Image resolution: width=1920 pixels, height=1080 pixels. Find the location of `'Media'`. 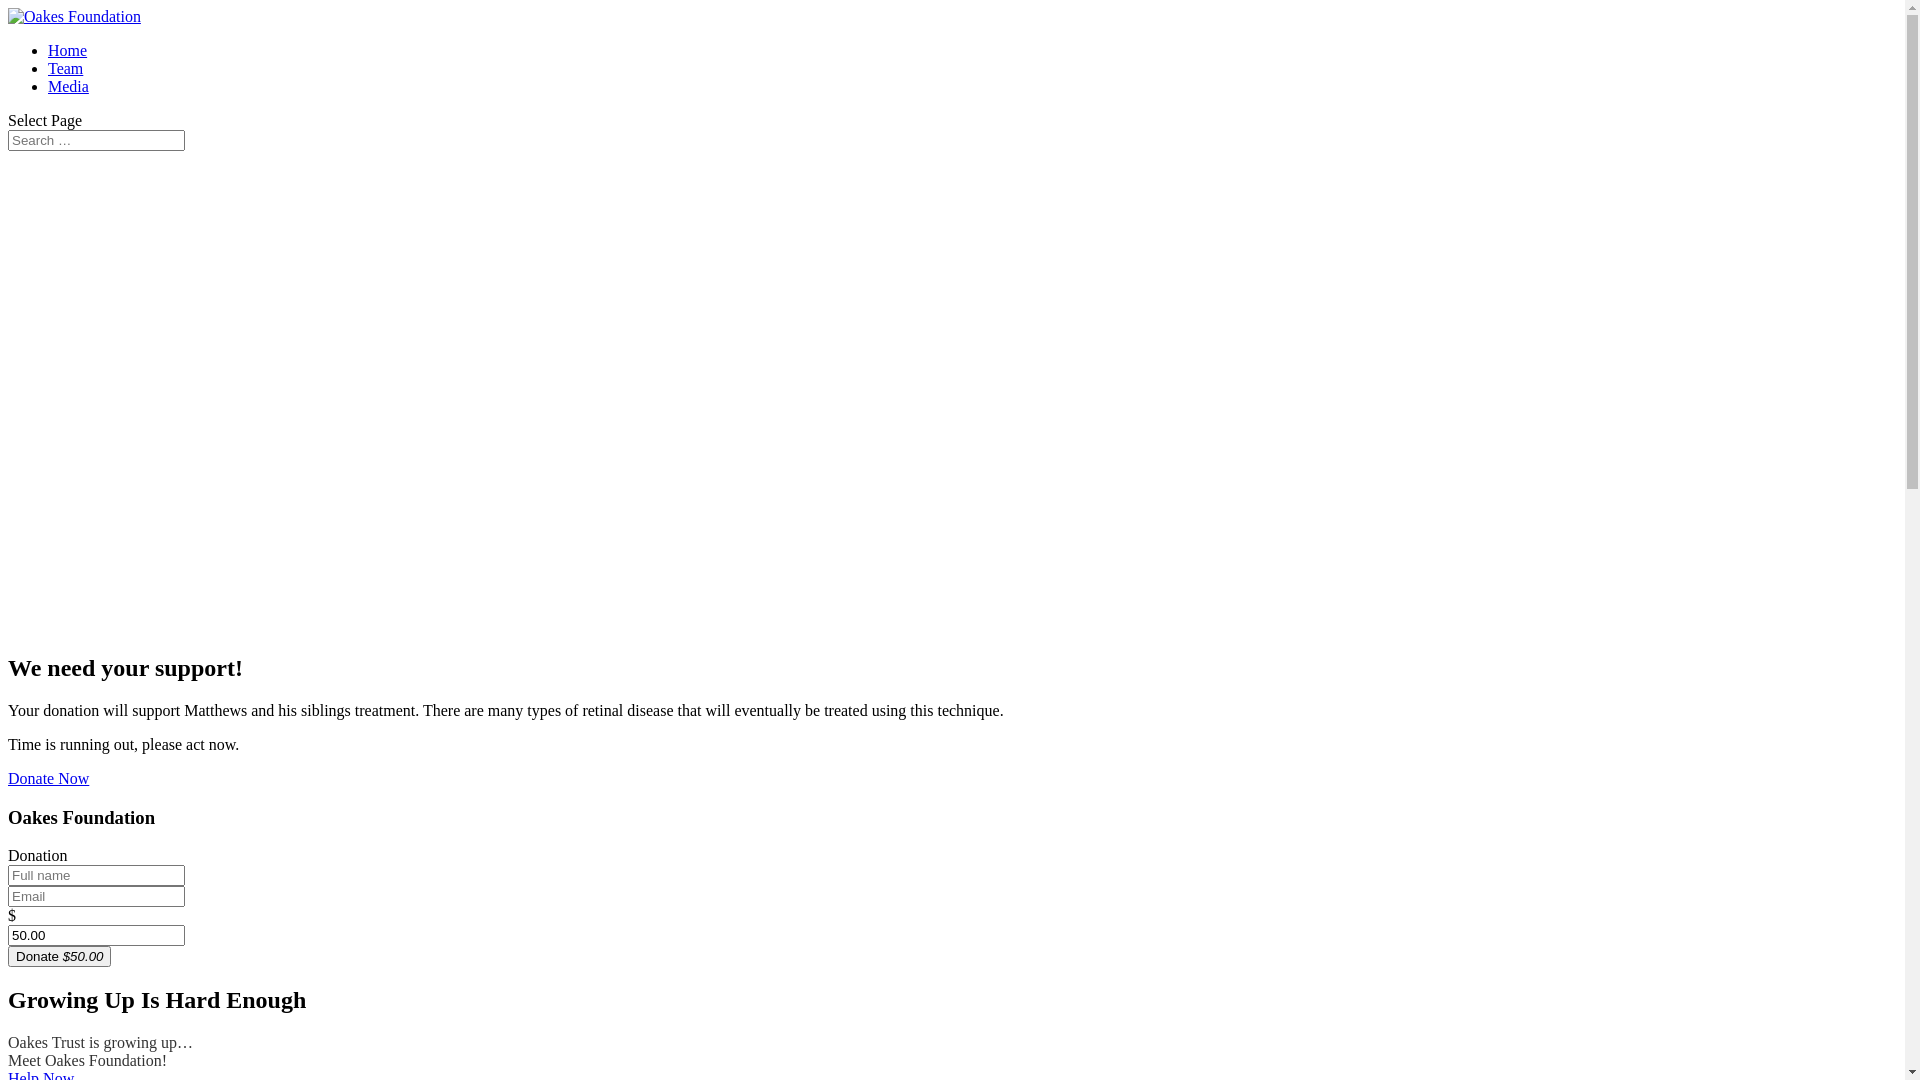

'Media' is located at coordinates (68, 85).